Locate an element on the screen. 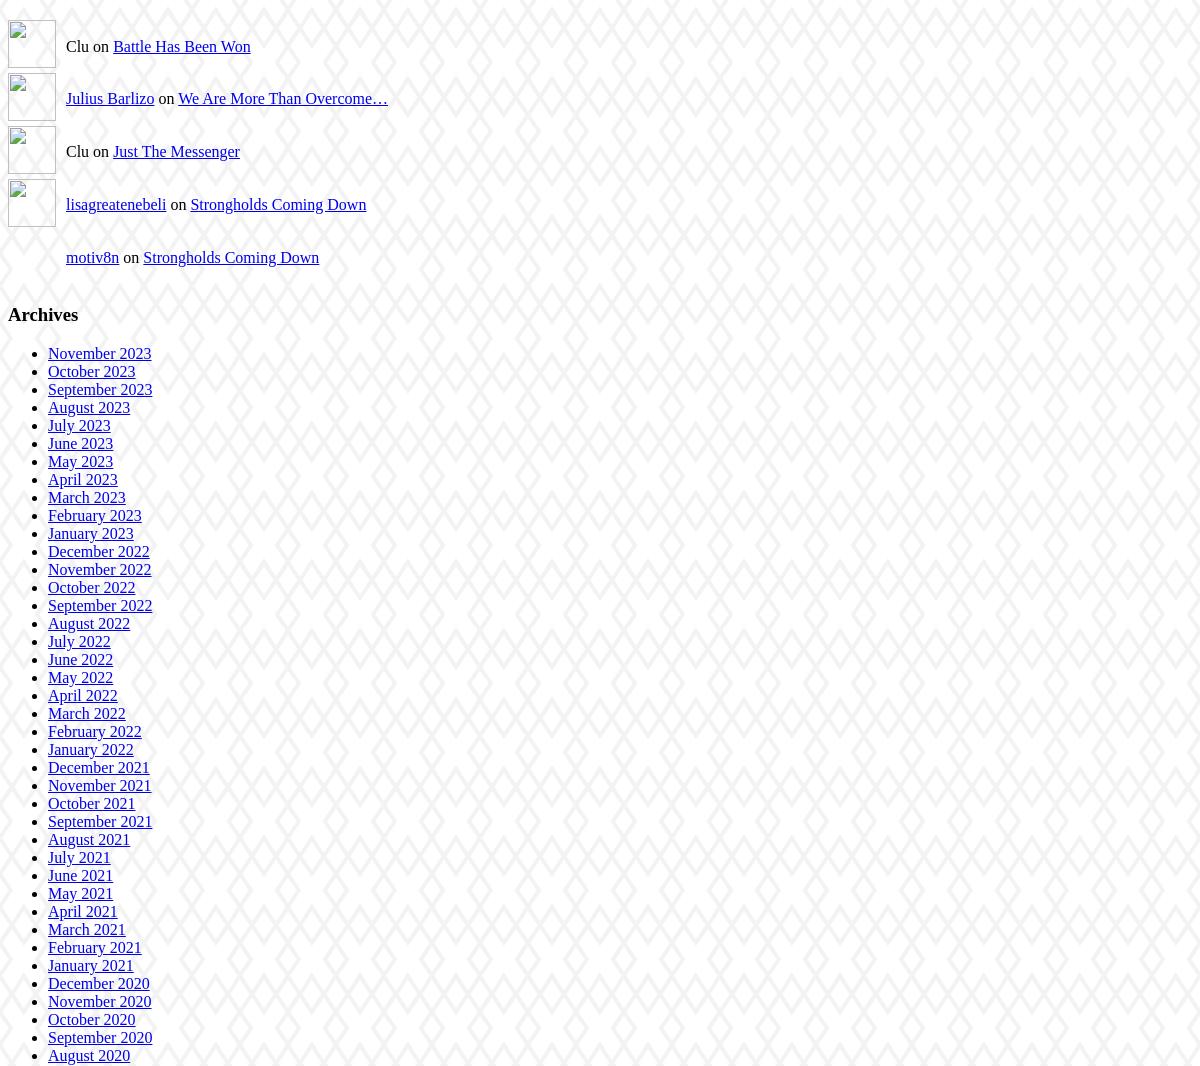 This screenshot has width=1200, height=1066. 'October 2023' is located at coordinates (48, 370).